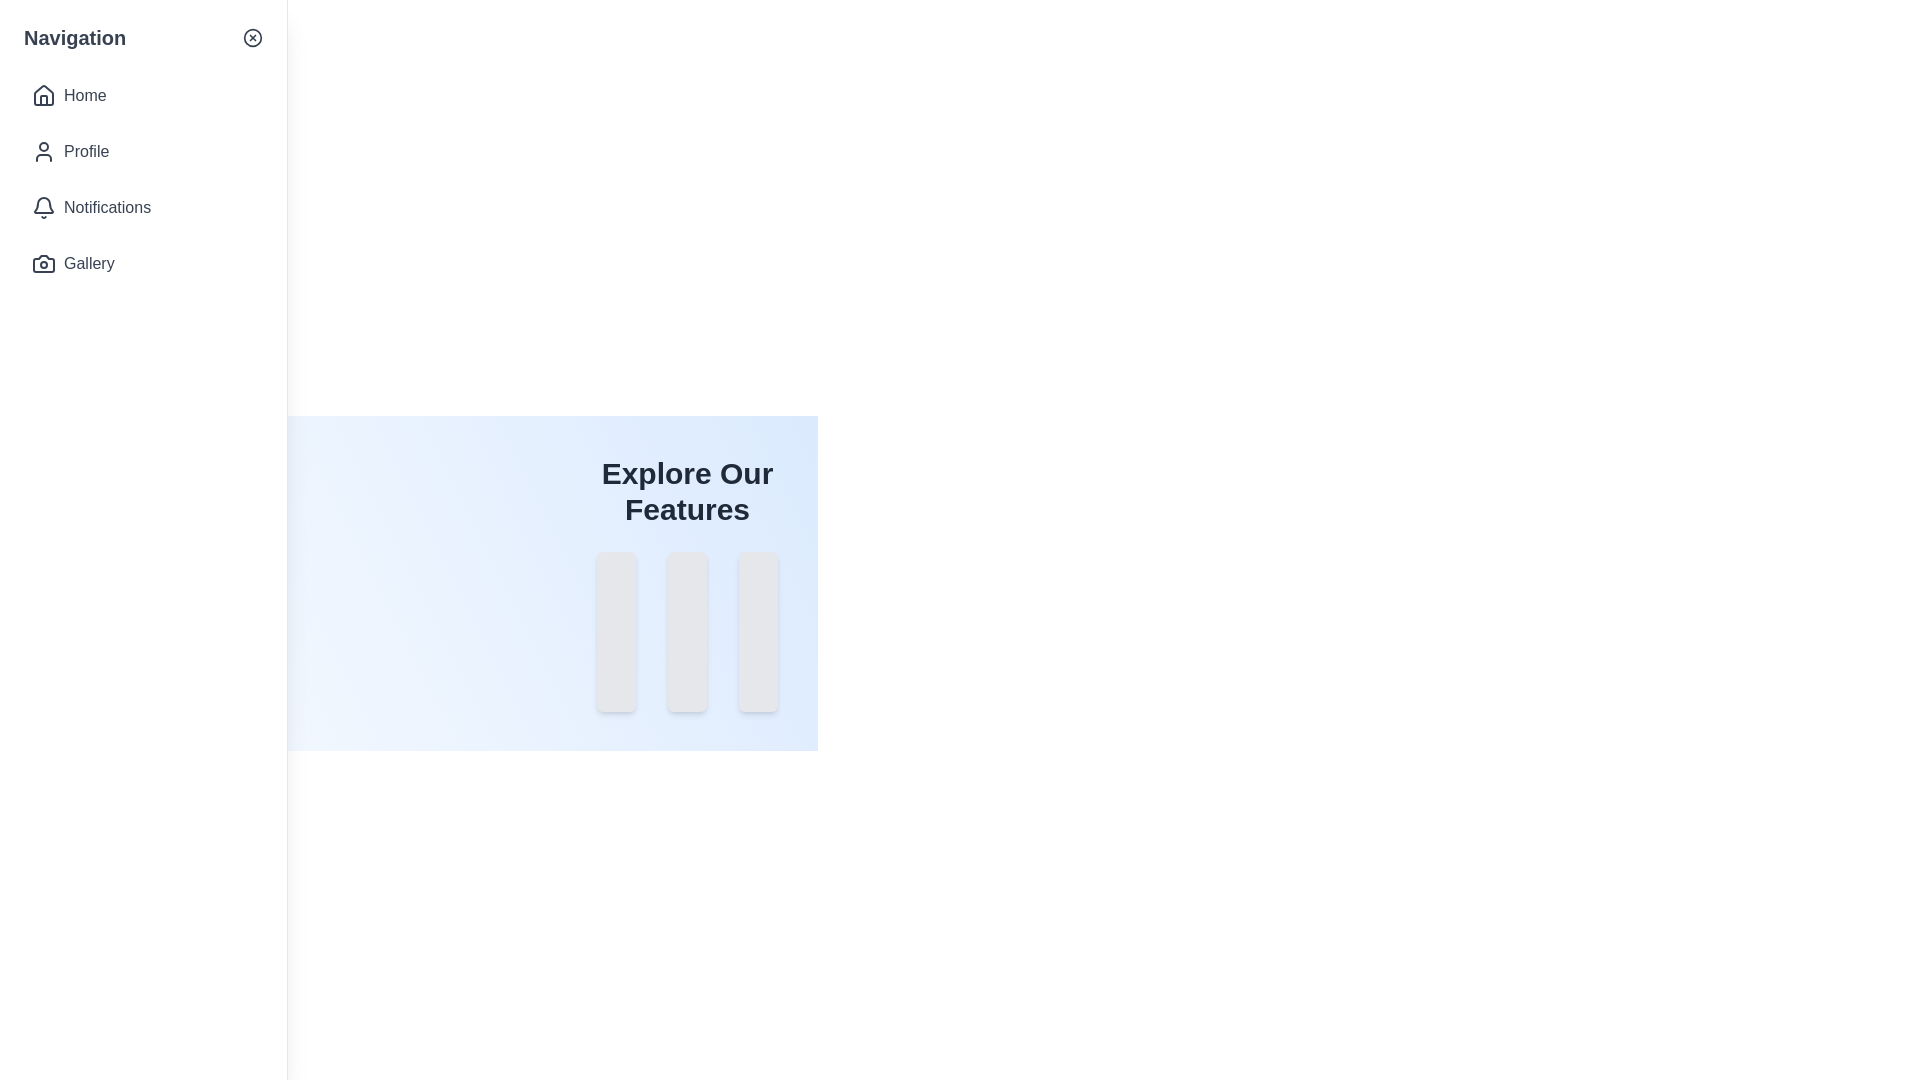 The image size is (1920, 1080). Describe the element at coordinates (142, 208) in the screenshot. I see `the 'Notifications' menu item, which is the third item in the vertical navigation menu, to observe the background color change` at that location.